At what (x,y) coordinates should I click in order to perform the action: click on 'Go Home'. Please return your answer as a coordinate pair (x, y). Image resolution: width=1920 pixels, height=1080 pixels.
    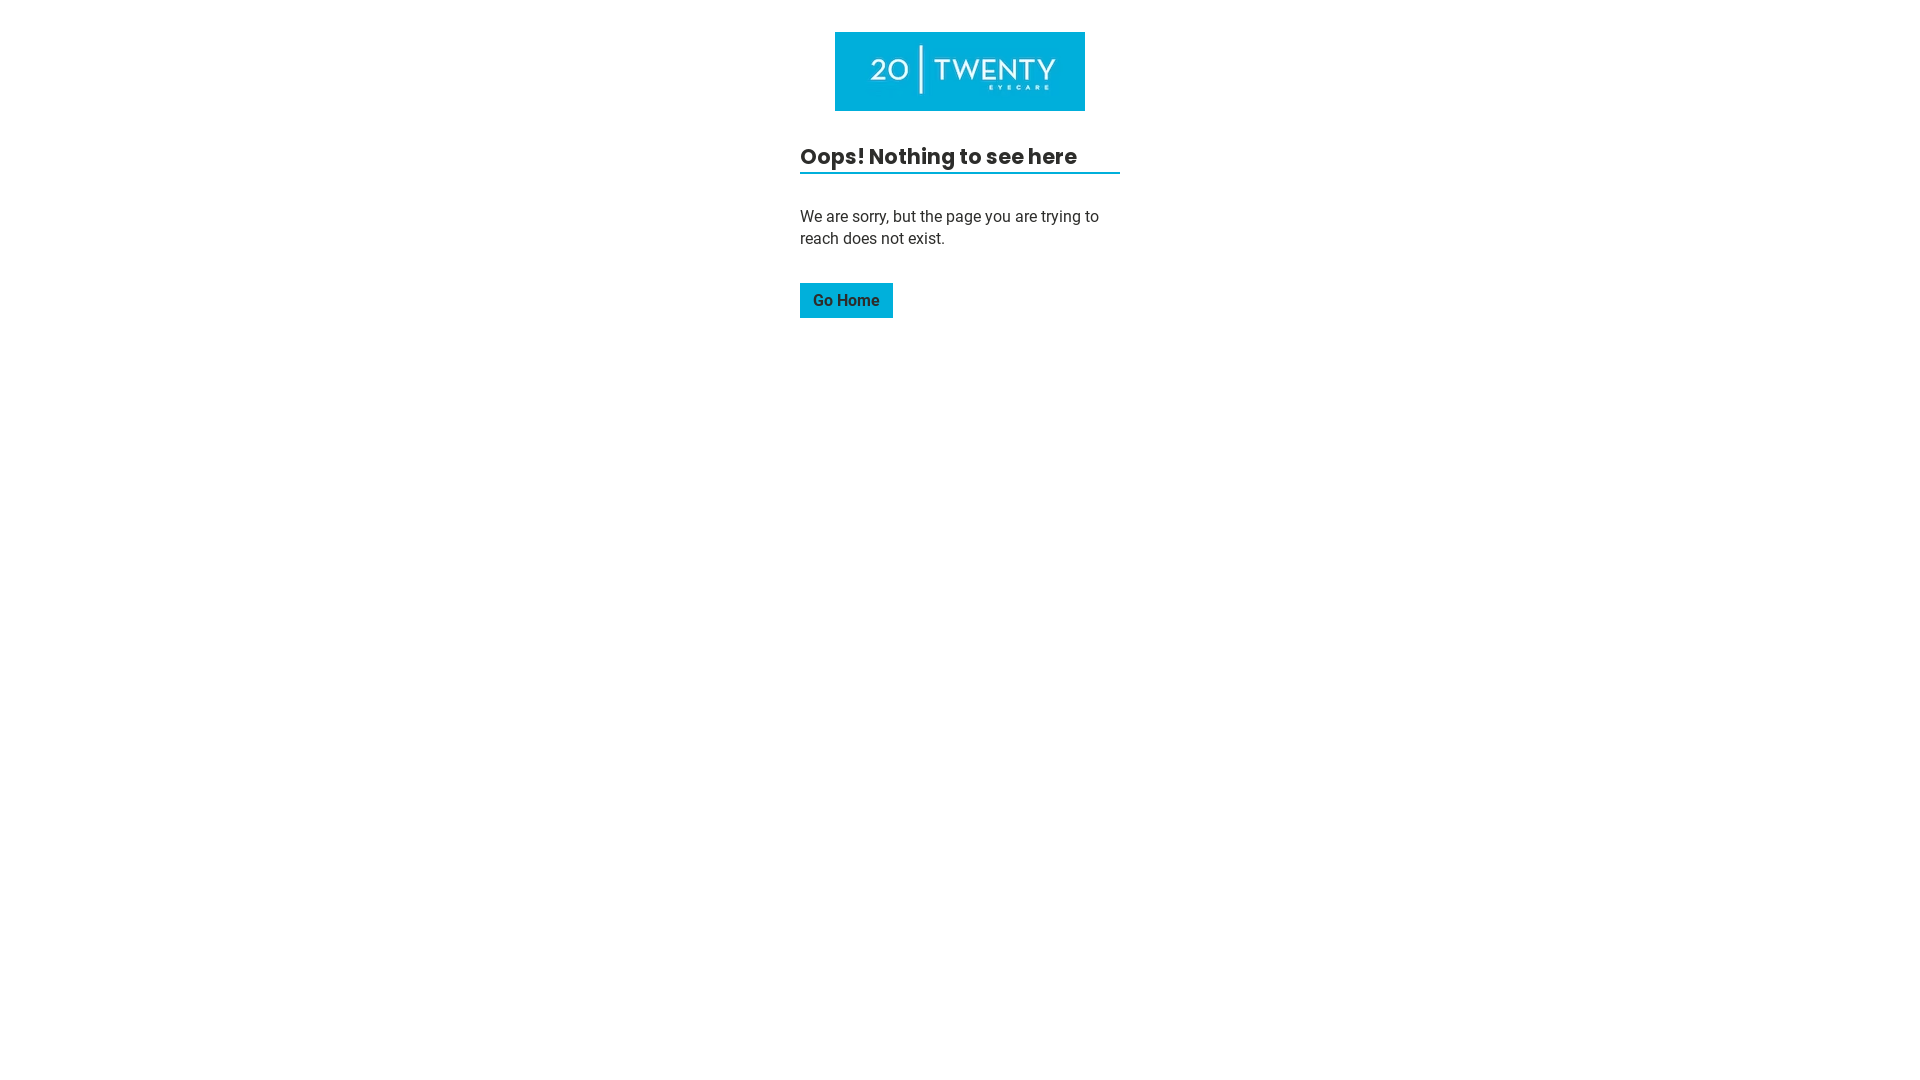
    Looking at the image, I should click on (846, 300).